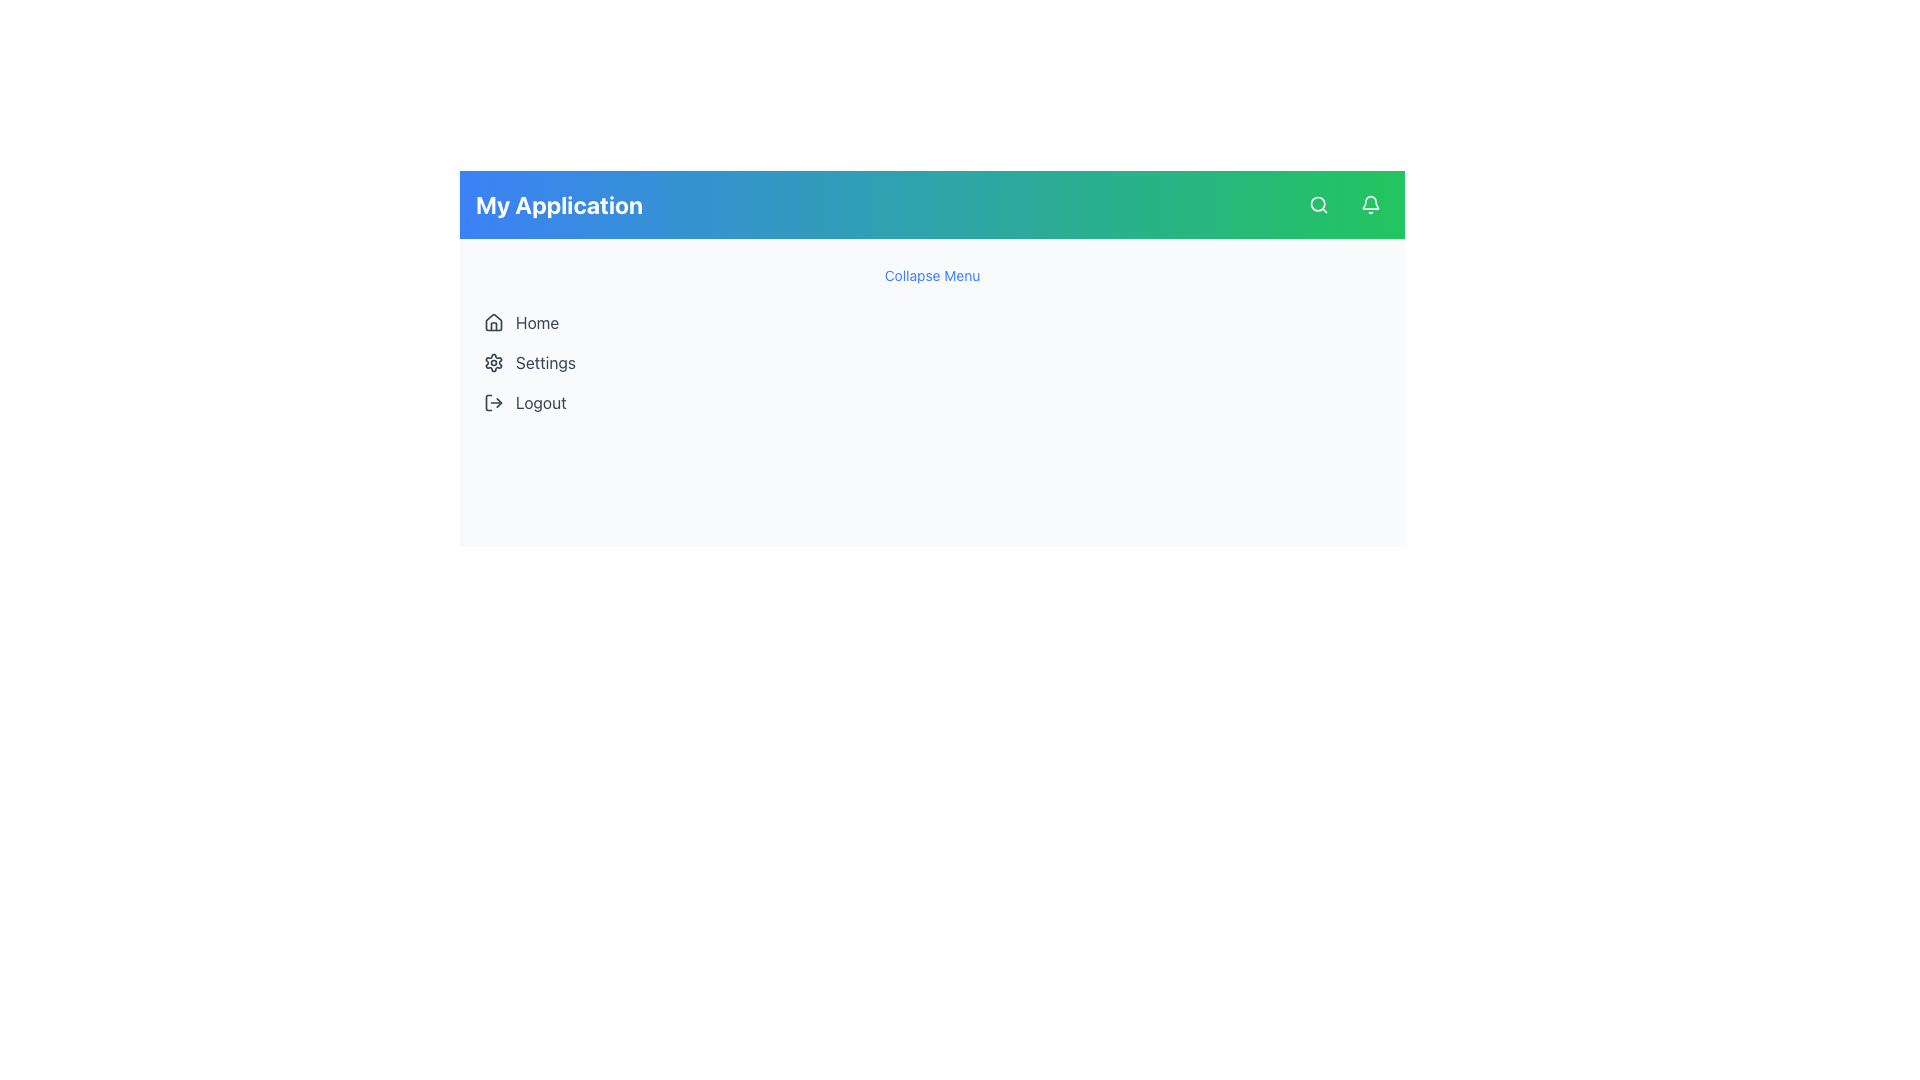  I want to click on the settings icon located to the left of the 'Settings' text, so click(494, 362).